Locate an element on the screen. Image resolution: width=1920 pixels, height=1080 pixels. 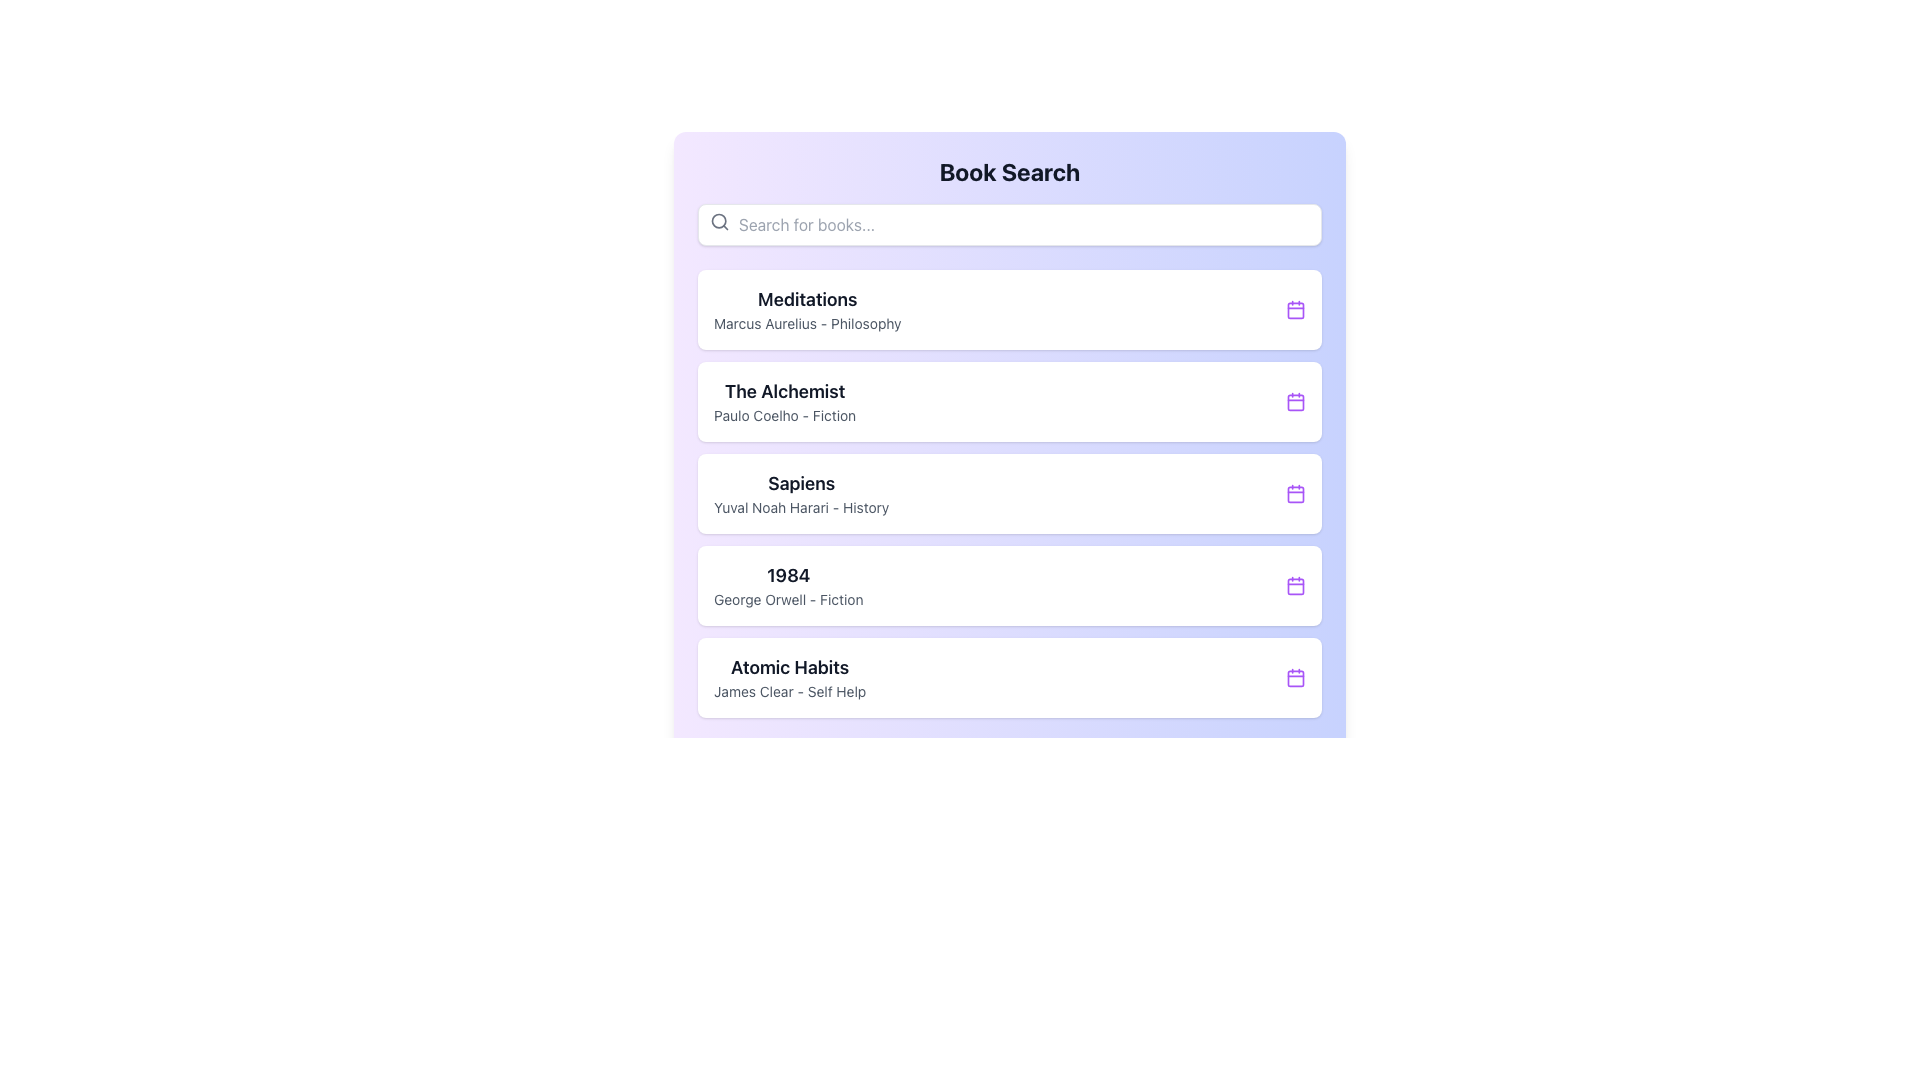
the central circle of the magnifying glass icon located at the top-left of the search bar, which serves as a decorative component of the search functionality is located at coordinates (719, 221).